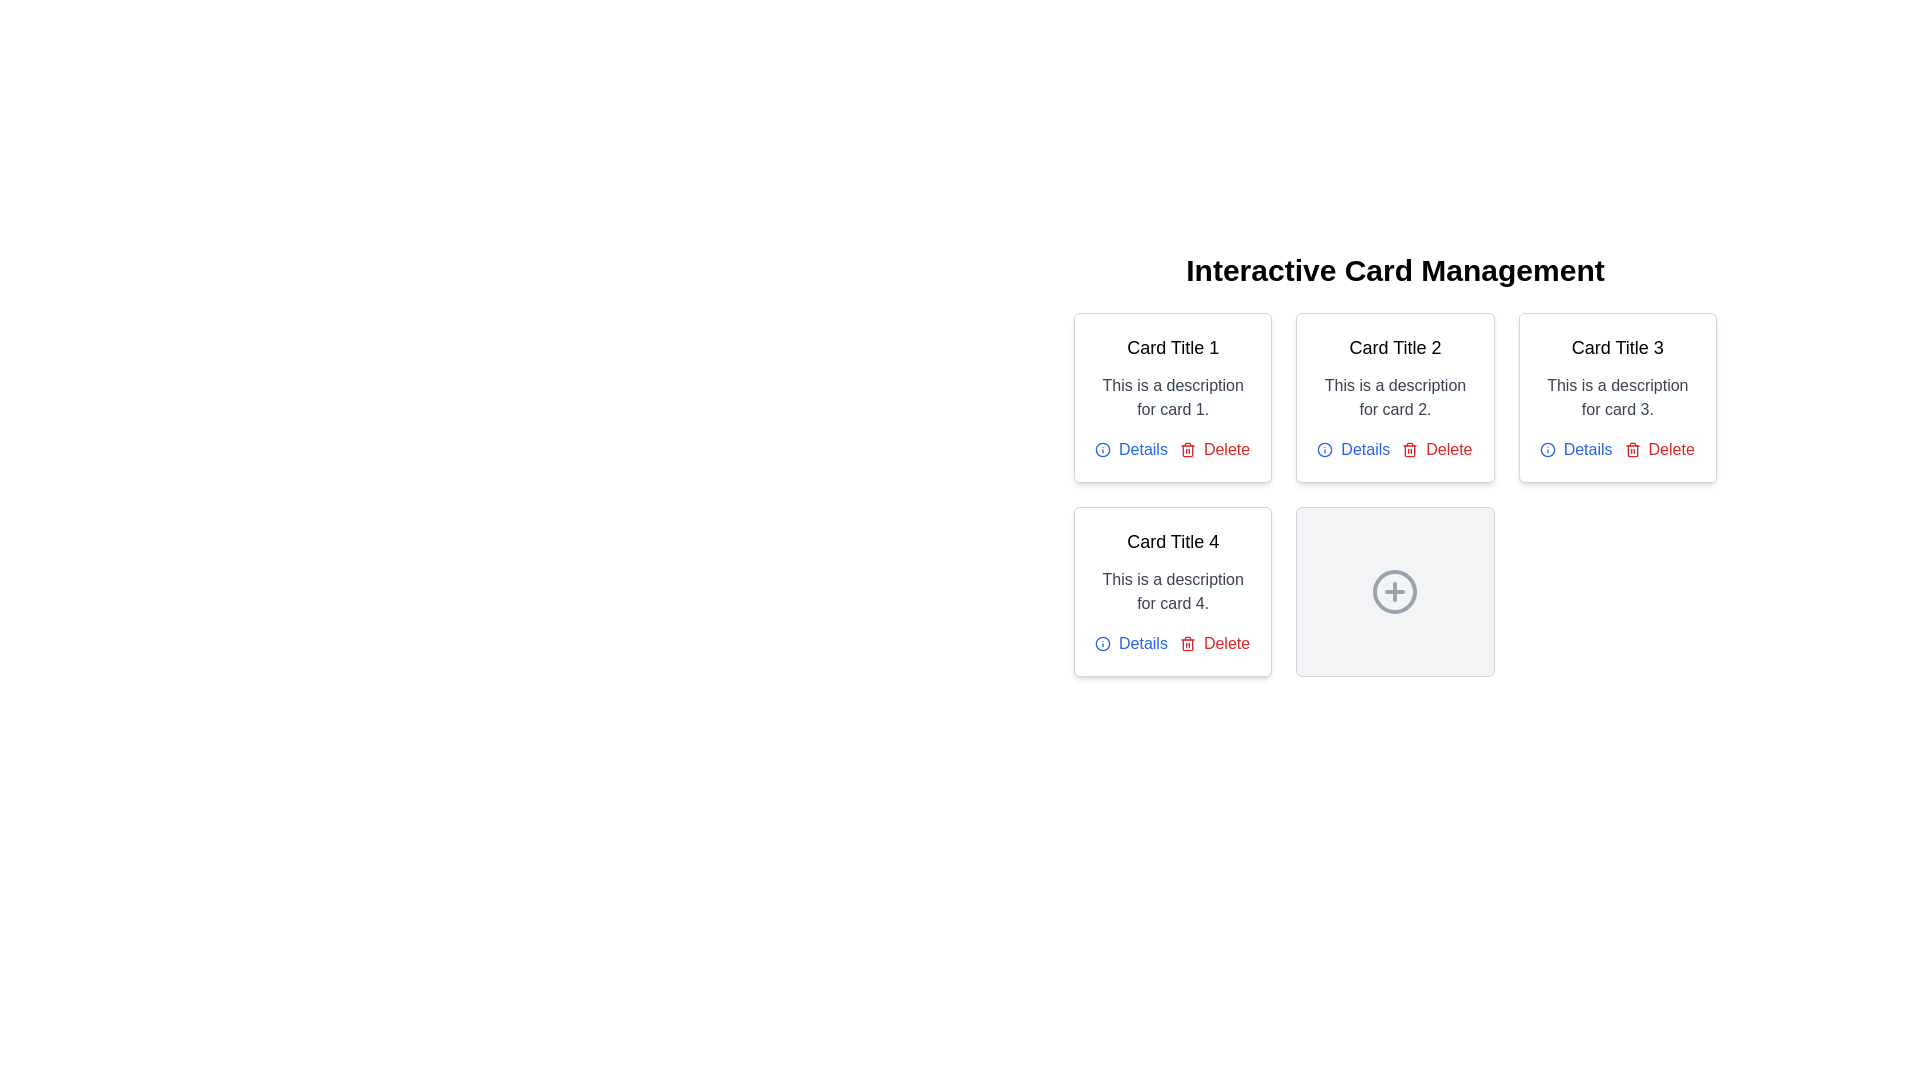 This screenshot has width=1920, height=1080. Describe the element at coordinates (1394, 346) in the screenshot. I see `the text element displaying 'Card Title 2' at the center of the second card` at that location.